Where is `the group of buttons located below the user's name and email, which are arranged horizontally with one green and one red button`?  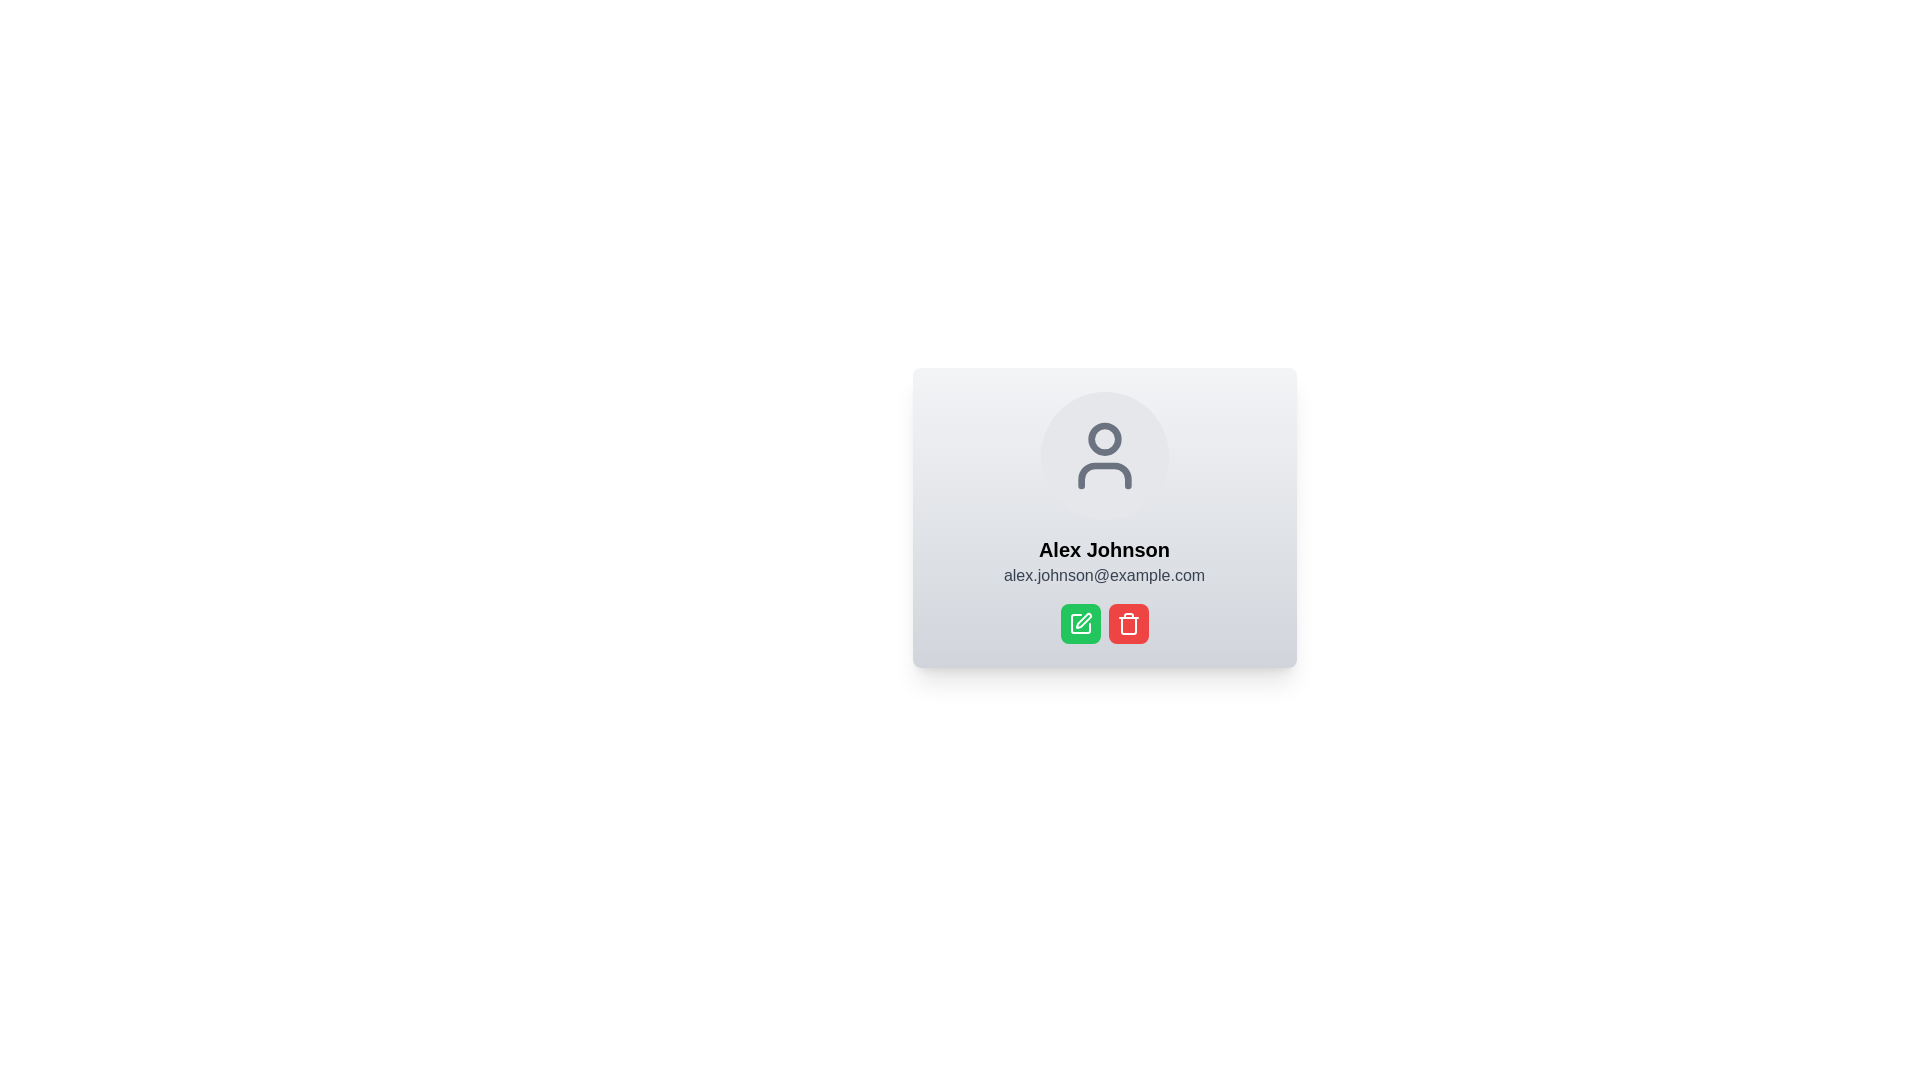 the group of buttons located below the user's name and email, which are arranged horizontally with one green and one red button is located at coordinates (1103, 623).